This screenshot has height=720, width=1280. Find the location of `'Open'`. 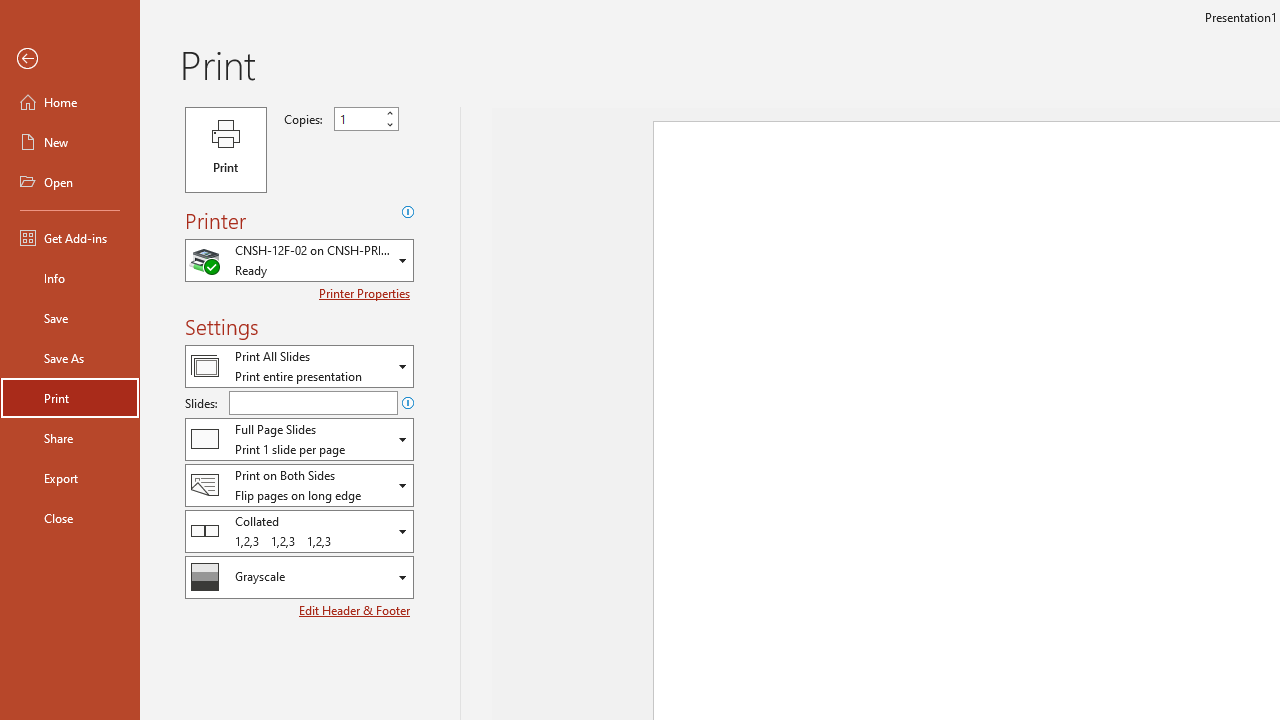

'Open' is located at coordinates (69, 182).